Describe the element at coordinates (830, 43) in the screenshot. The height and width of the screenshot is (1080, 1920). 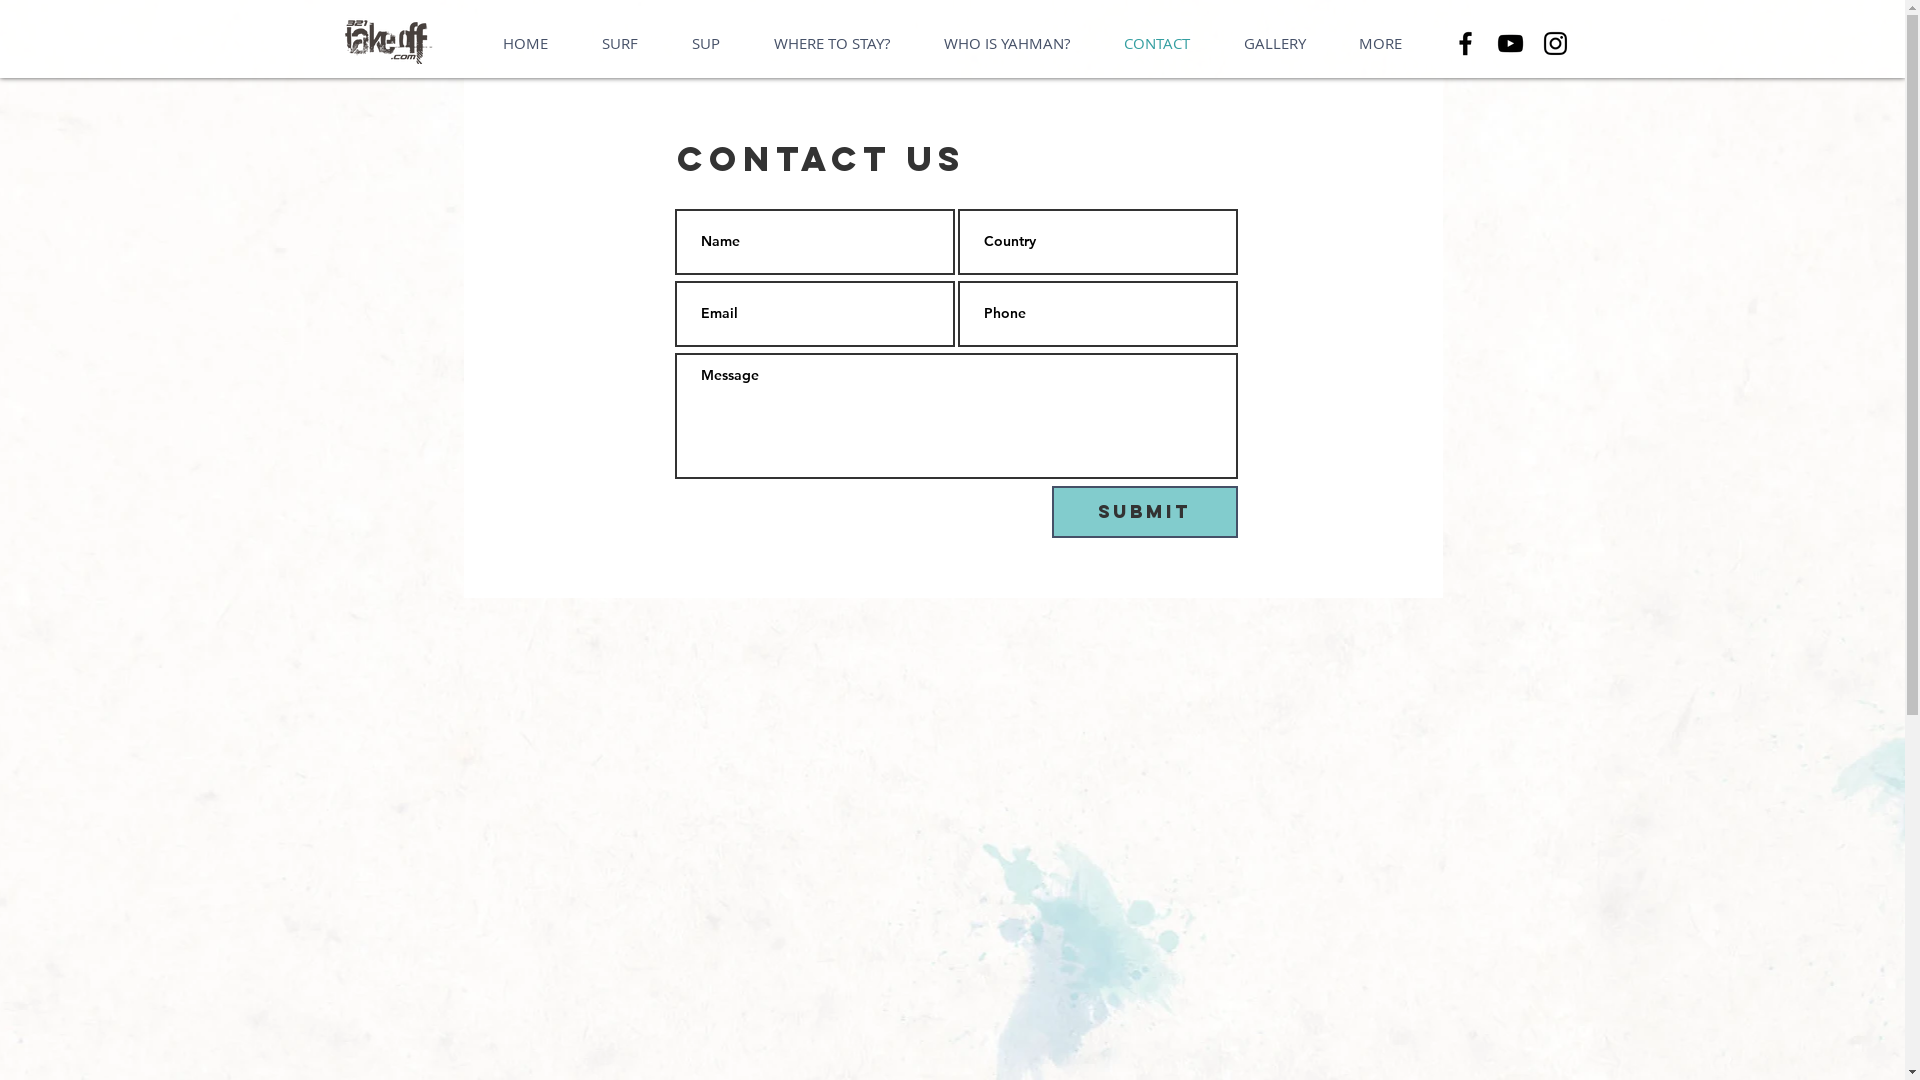
I see `'WHERE TO STAY?'` at that location.